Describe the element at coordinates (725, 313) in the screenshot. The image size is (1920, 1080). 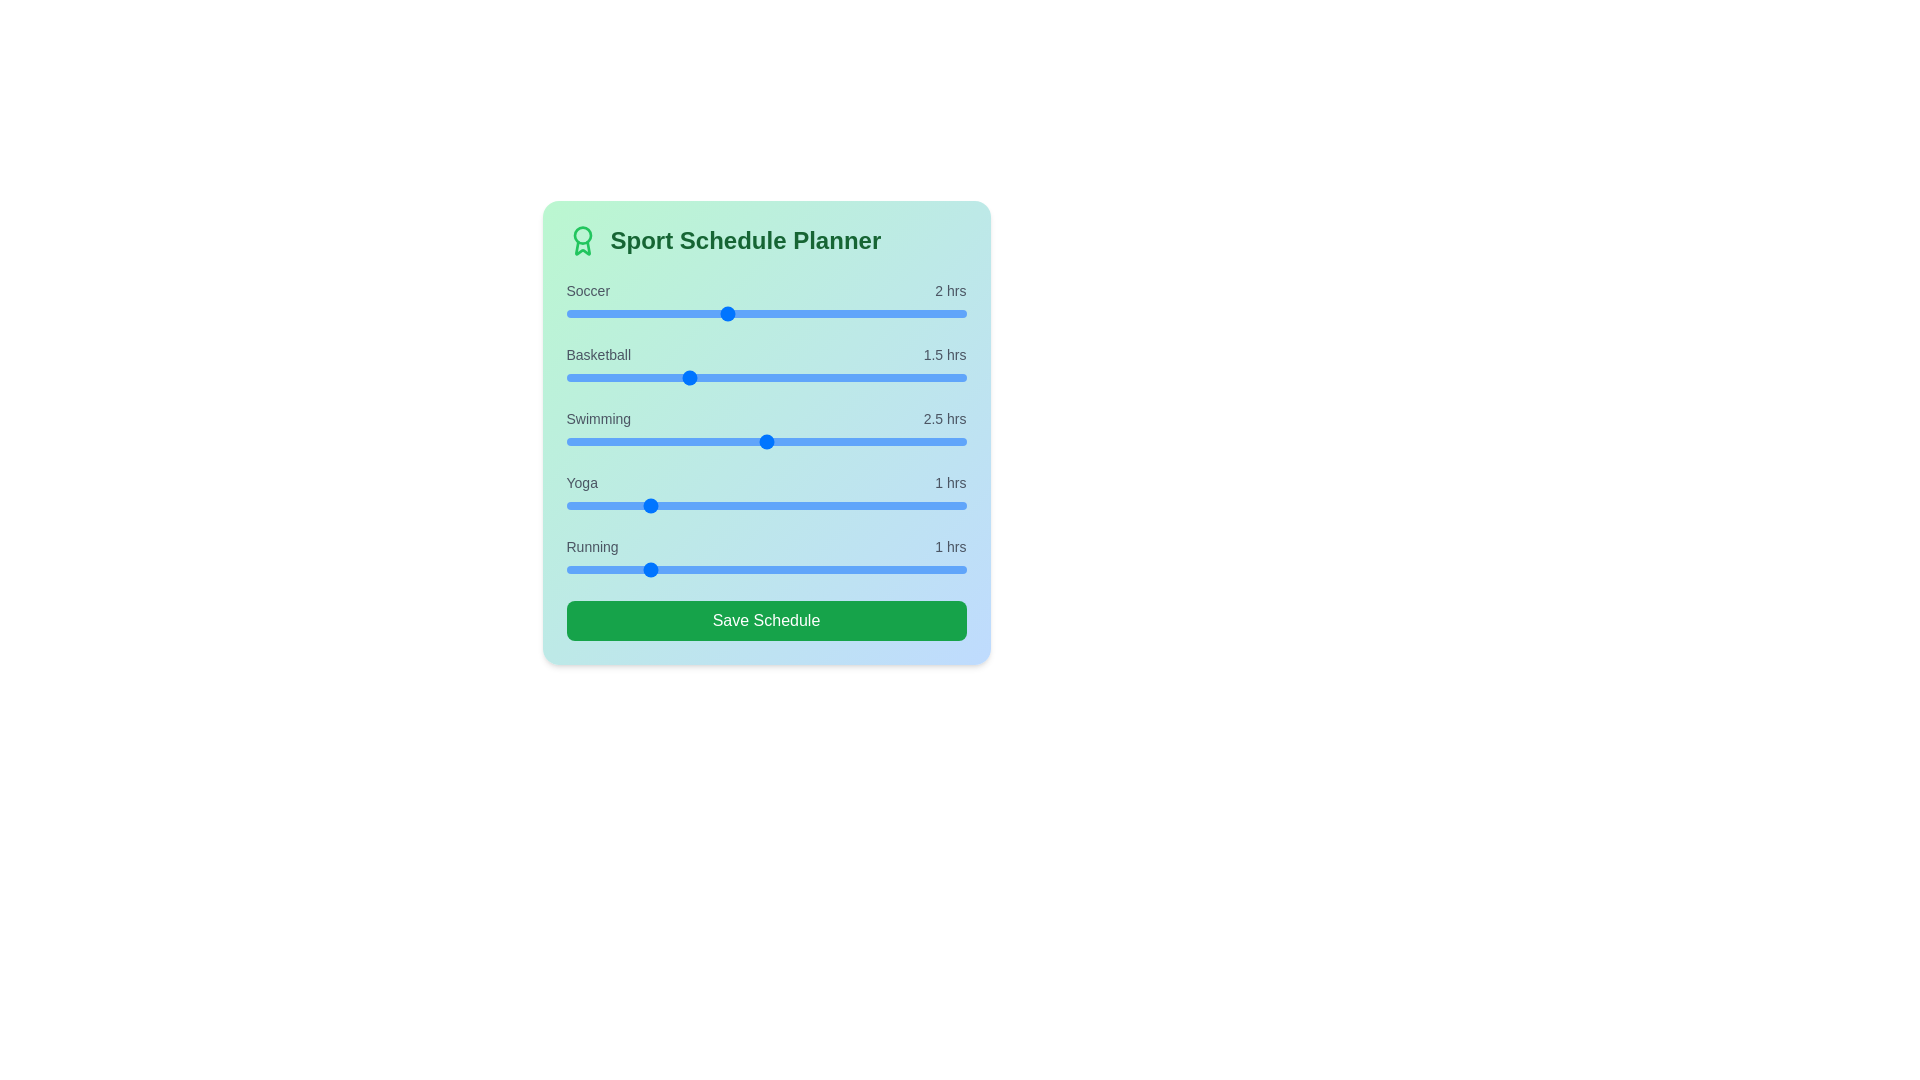
I see `the Soccer slider to 2 hours` at that location.